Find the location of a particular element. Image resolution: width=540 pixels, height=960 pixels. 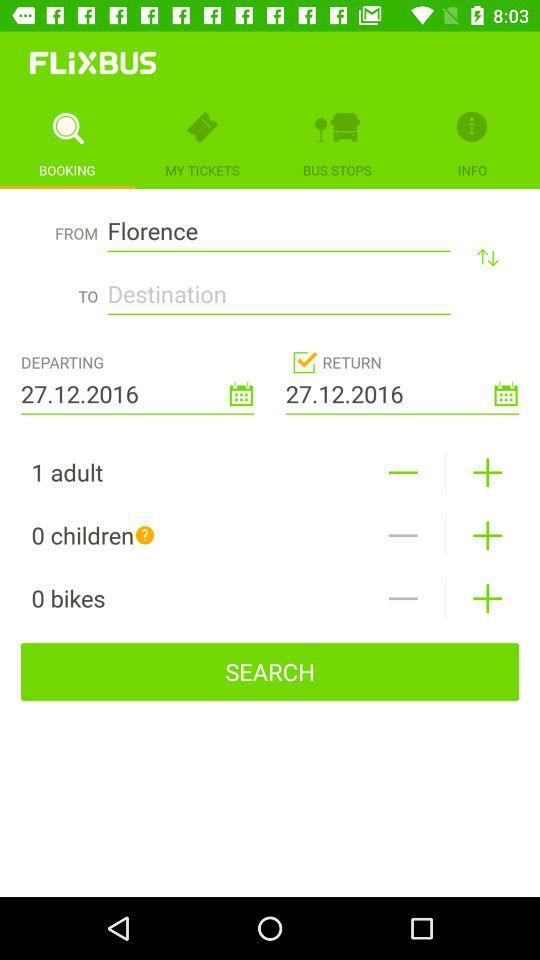

the swap icon is located at coordinates (486, 256).